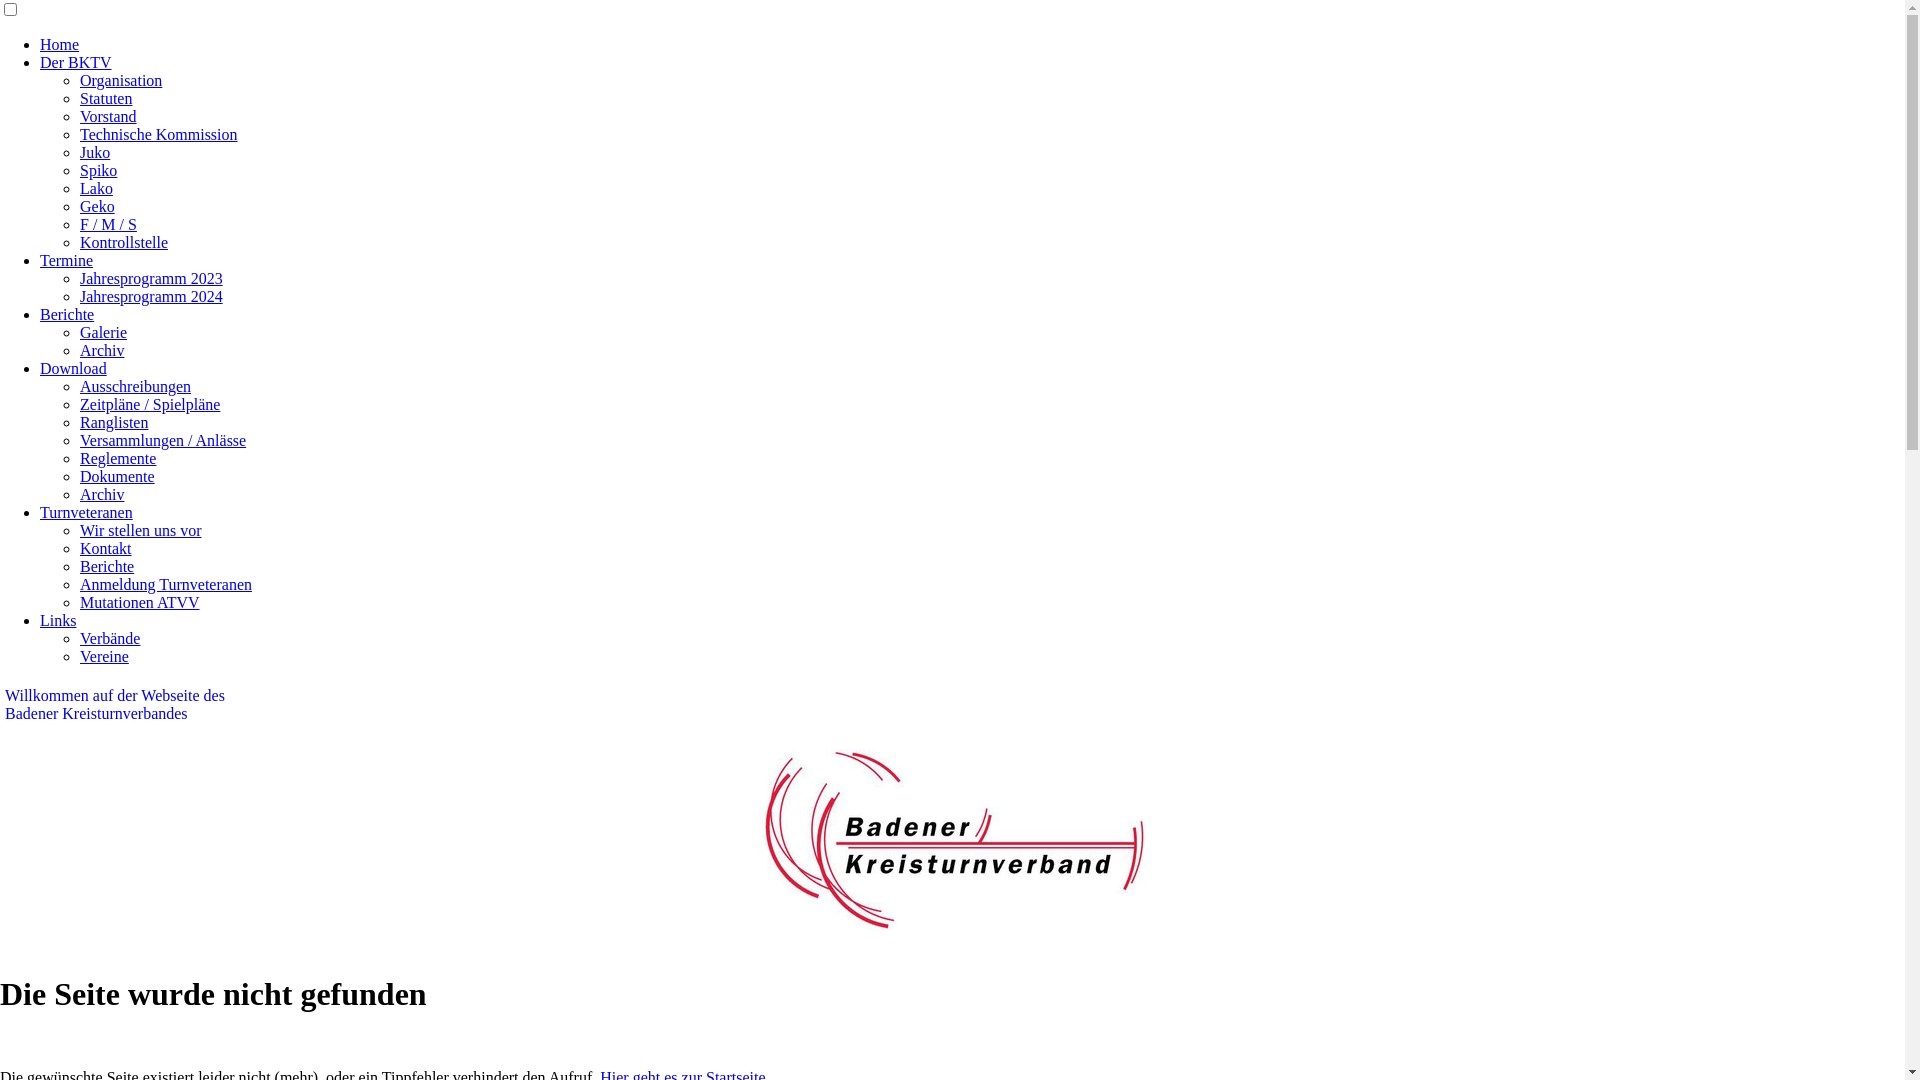 Image resolution: width=1920 pixels, height=1080 pixels. Describe the element at coordinates (134, 386) in the screenshot. I see `'Ausschreibungen'` at that location.